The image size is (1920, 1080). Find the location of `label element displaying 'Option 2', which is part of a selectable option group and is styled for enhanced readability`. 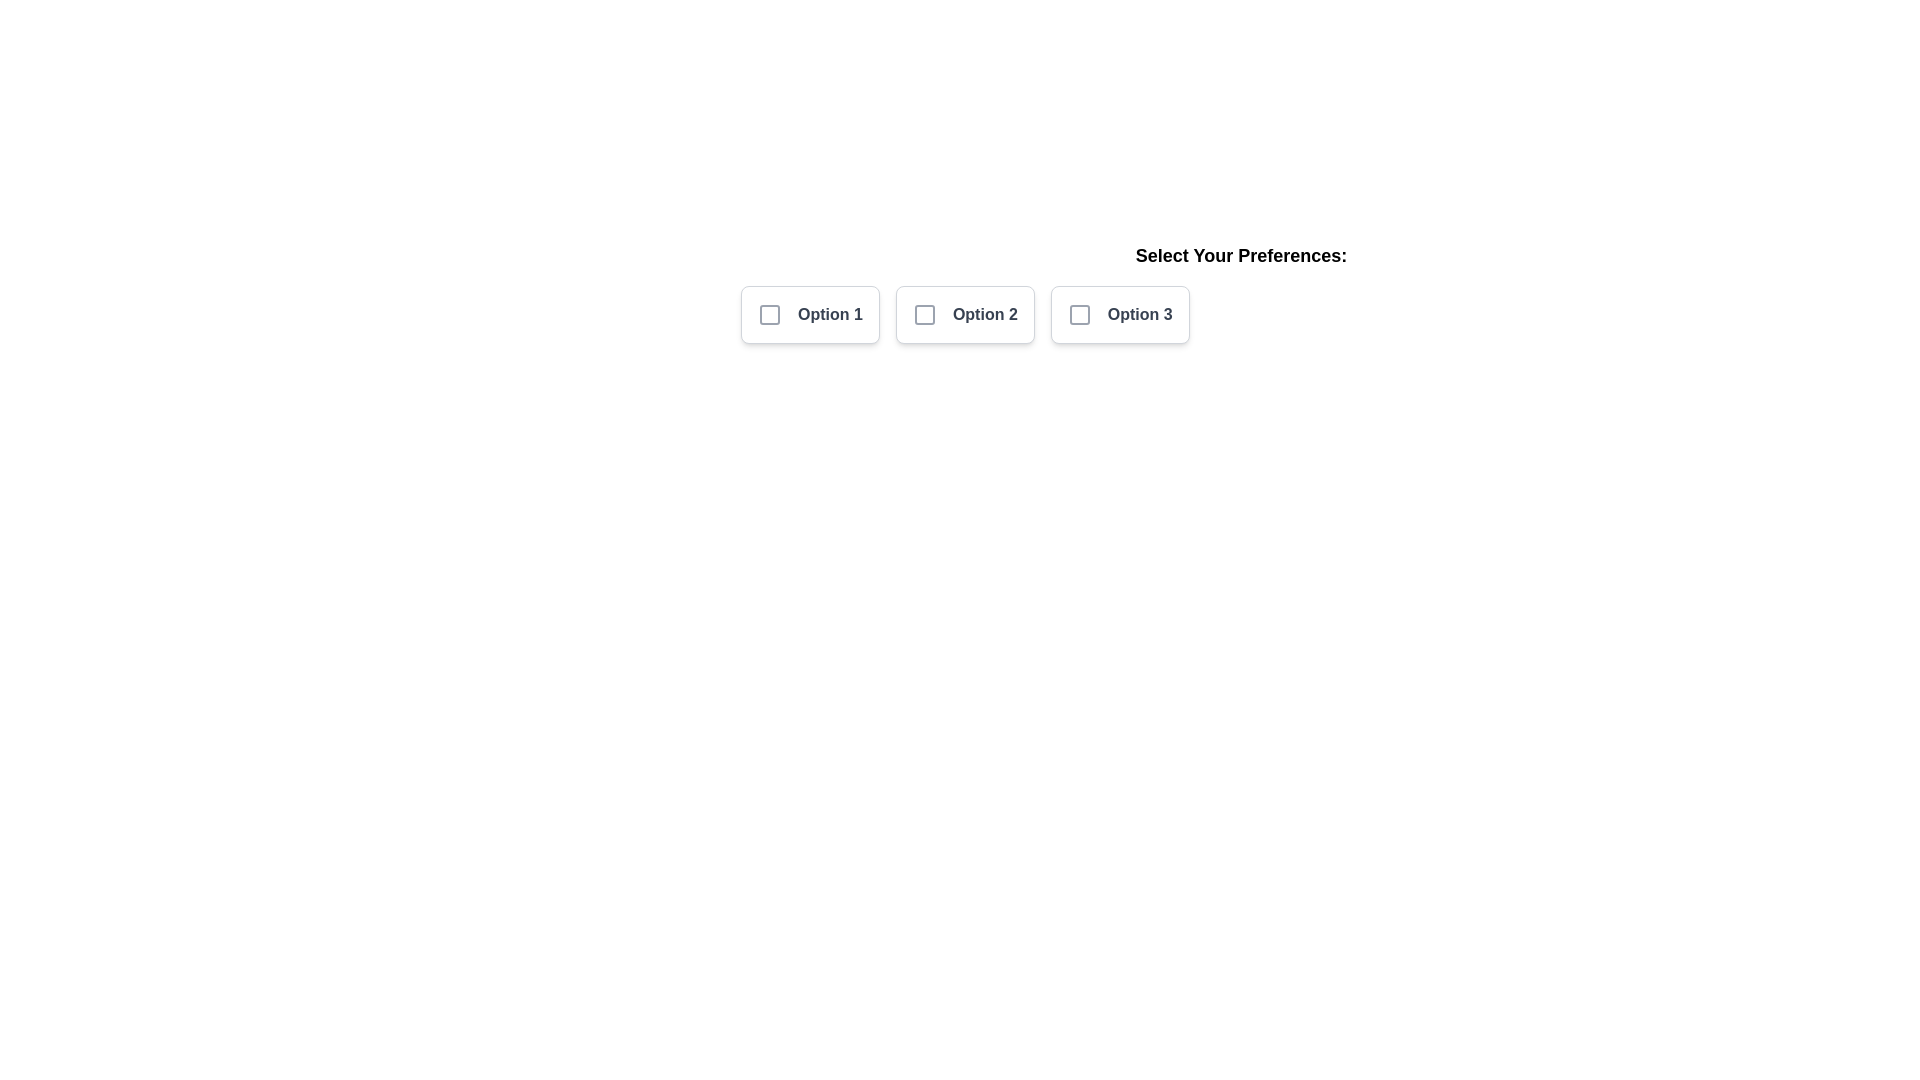

label element displaying 'Option 2', which is part of a selectable option group and is styled for enhanced readability is located at coordinates (985, 315).